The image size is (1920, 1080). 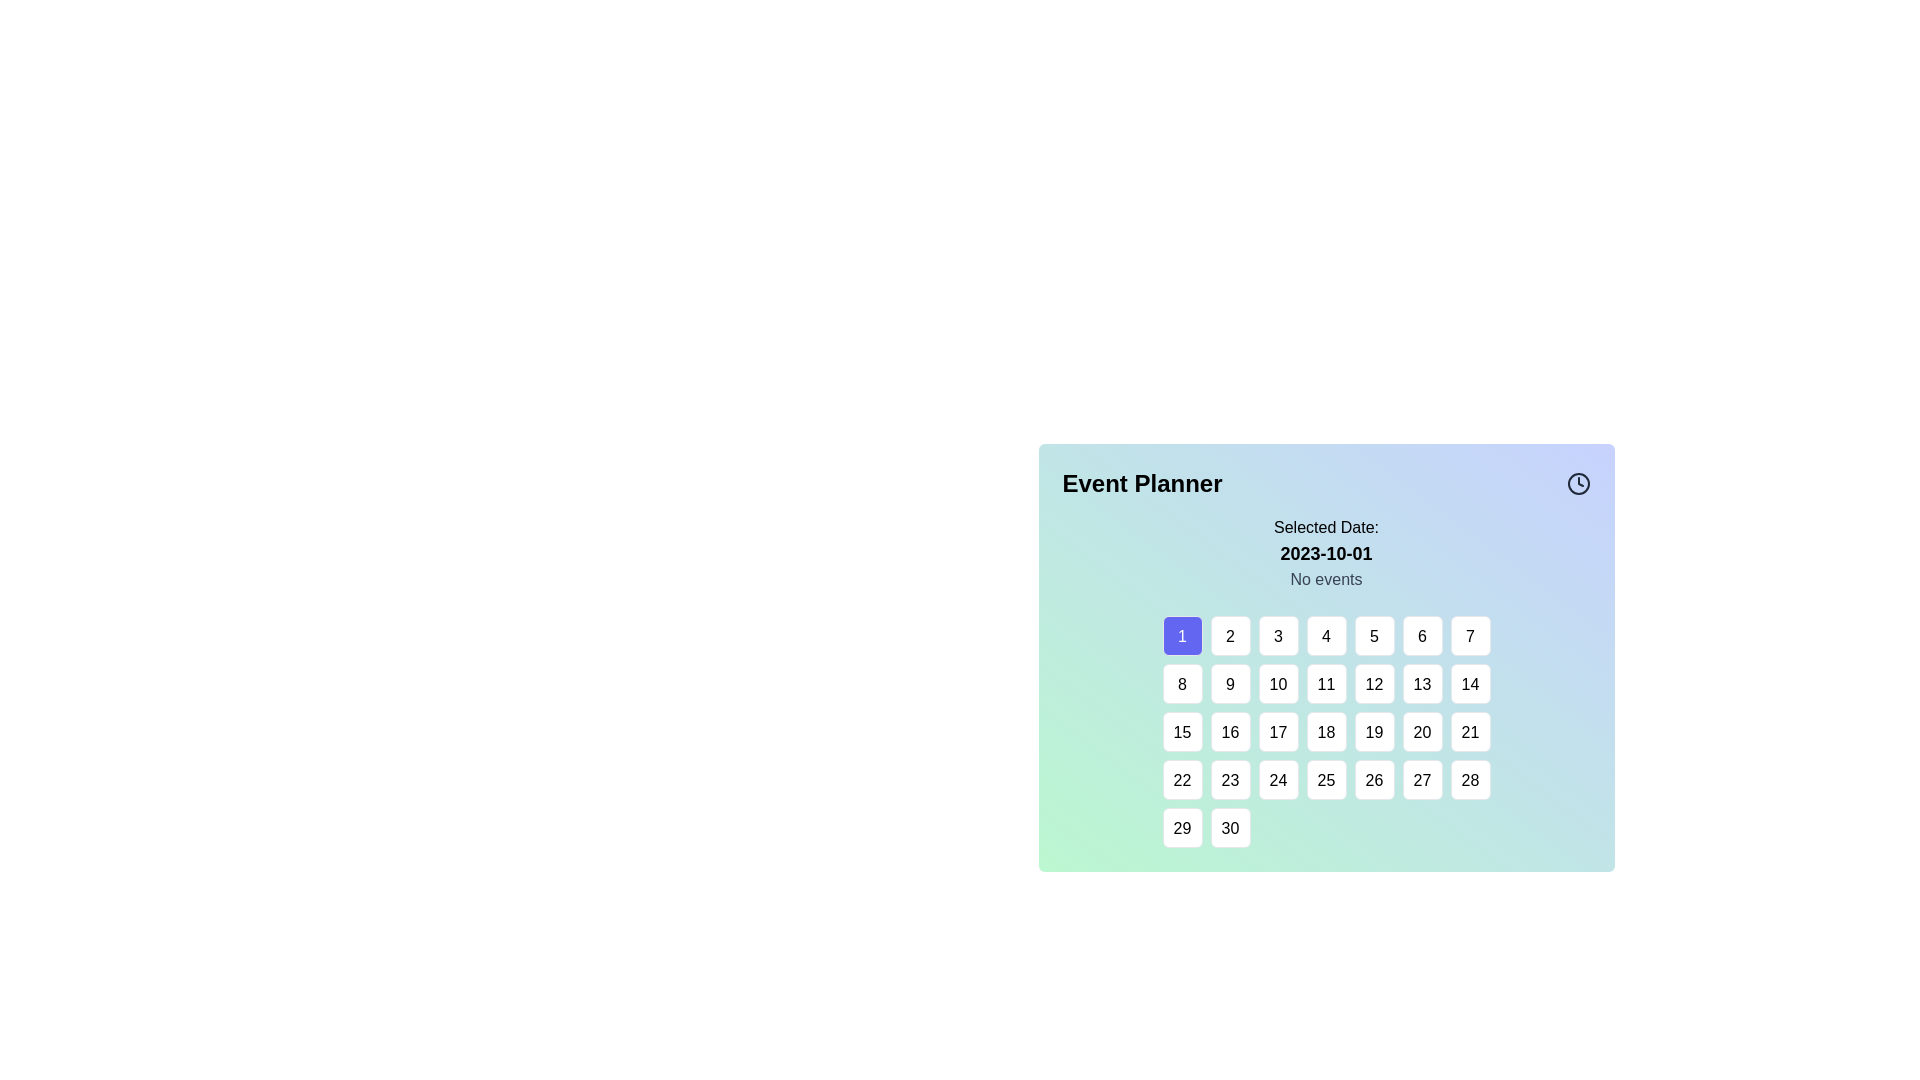 What do you see at coordinates (1373, 778) in the screenshot?
I see `the square-shaped button with a white background and the number '26' in black, located in the fourth row and fifth column of the grid layout to trigger visual feedback` at bounding box center [1373, 778].